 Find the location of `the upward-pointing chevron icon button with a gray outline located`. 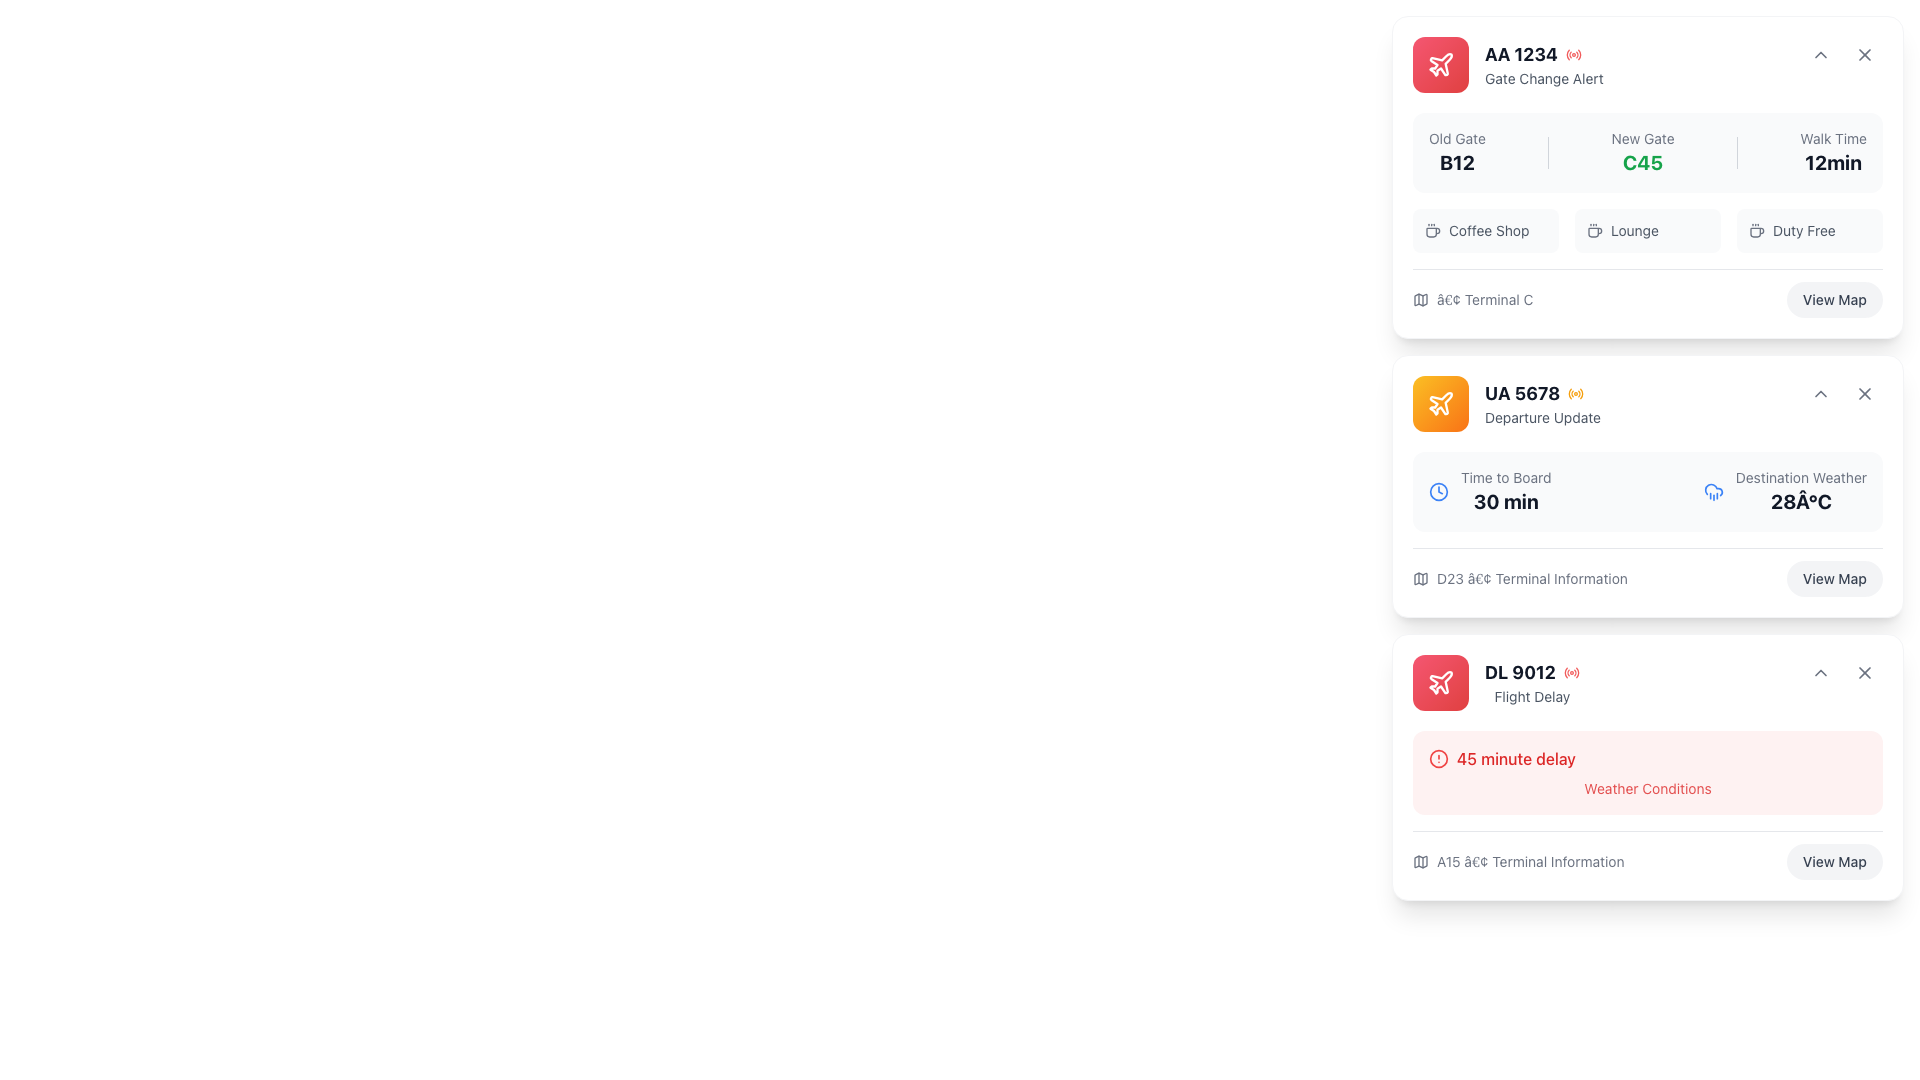

the upward-pointing chevron icon button with a gray outline located is located at coordinates (1820, 393).